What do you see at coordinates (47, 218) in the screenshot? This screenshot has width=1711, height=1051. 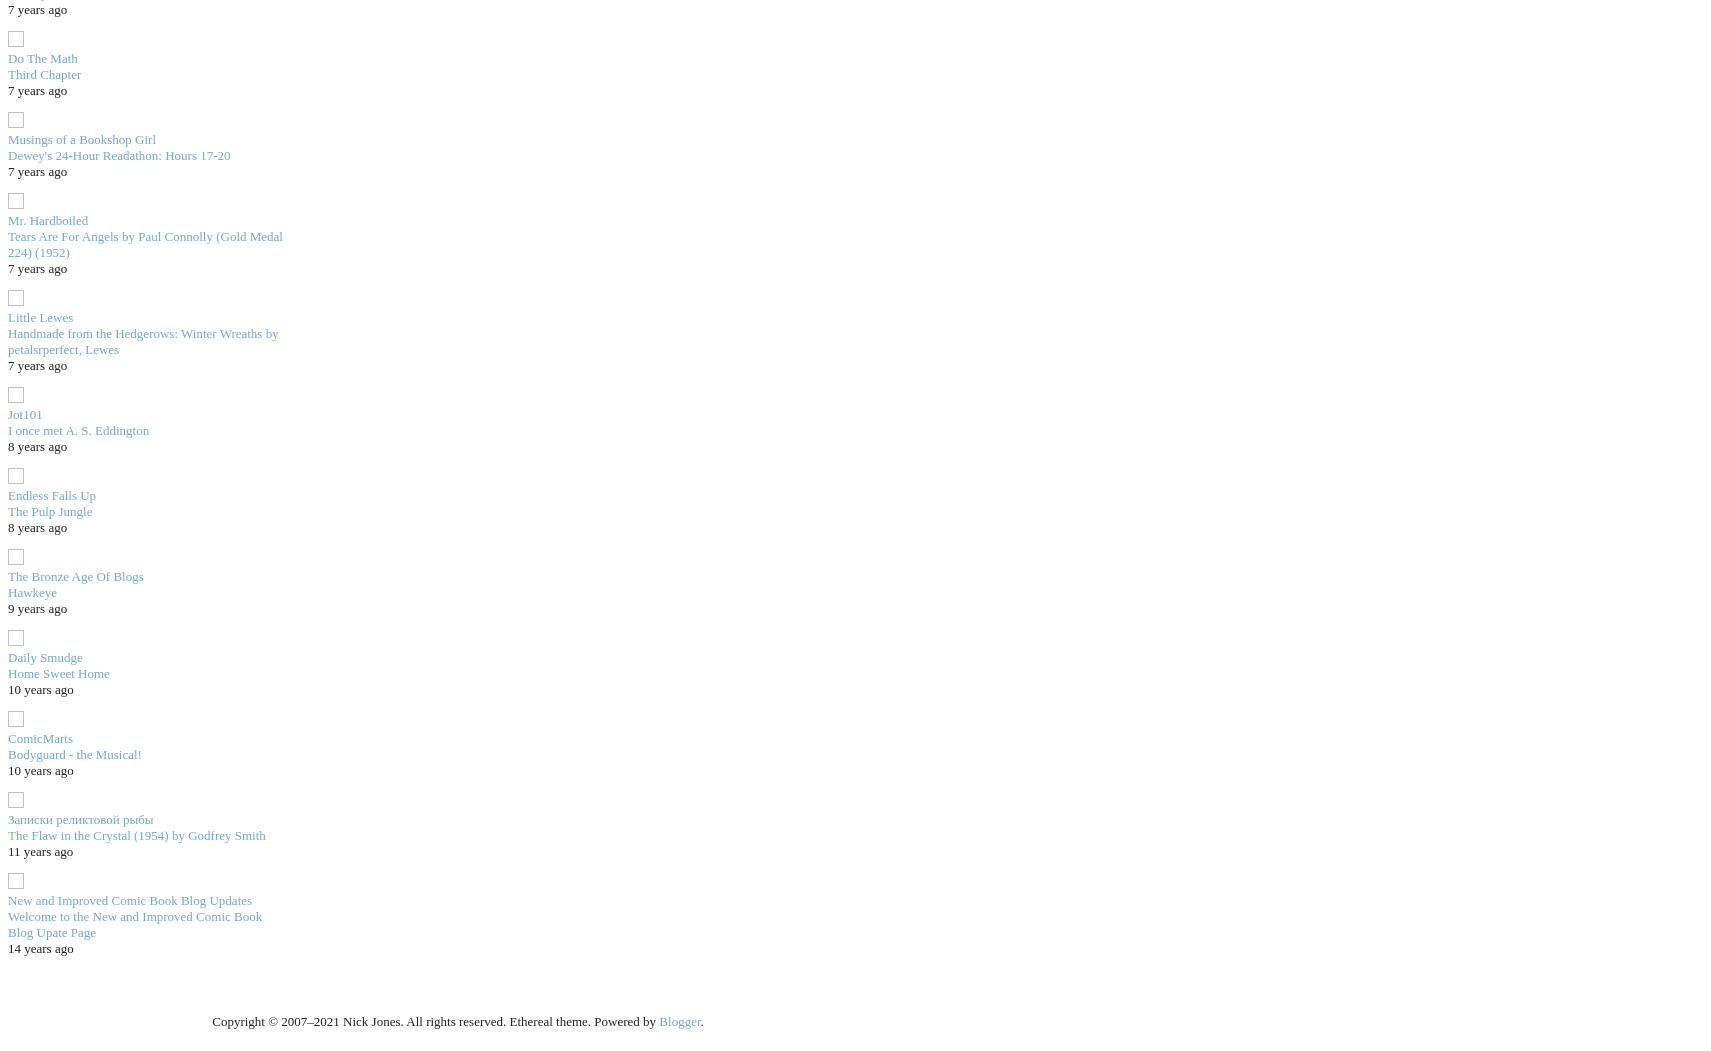 I see `'Mr. Hardboiled'` at bounding box center [47, 218].